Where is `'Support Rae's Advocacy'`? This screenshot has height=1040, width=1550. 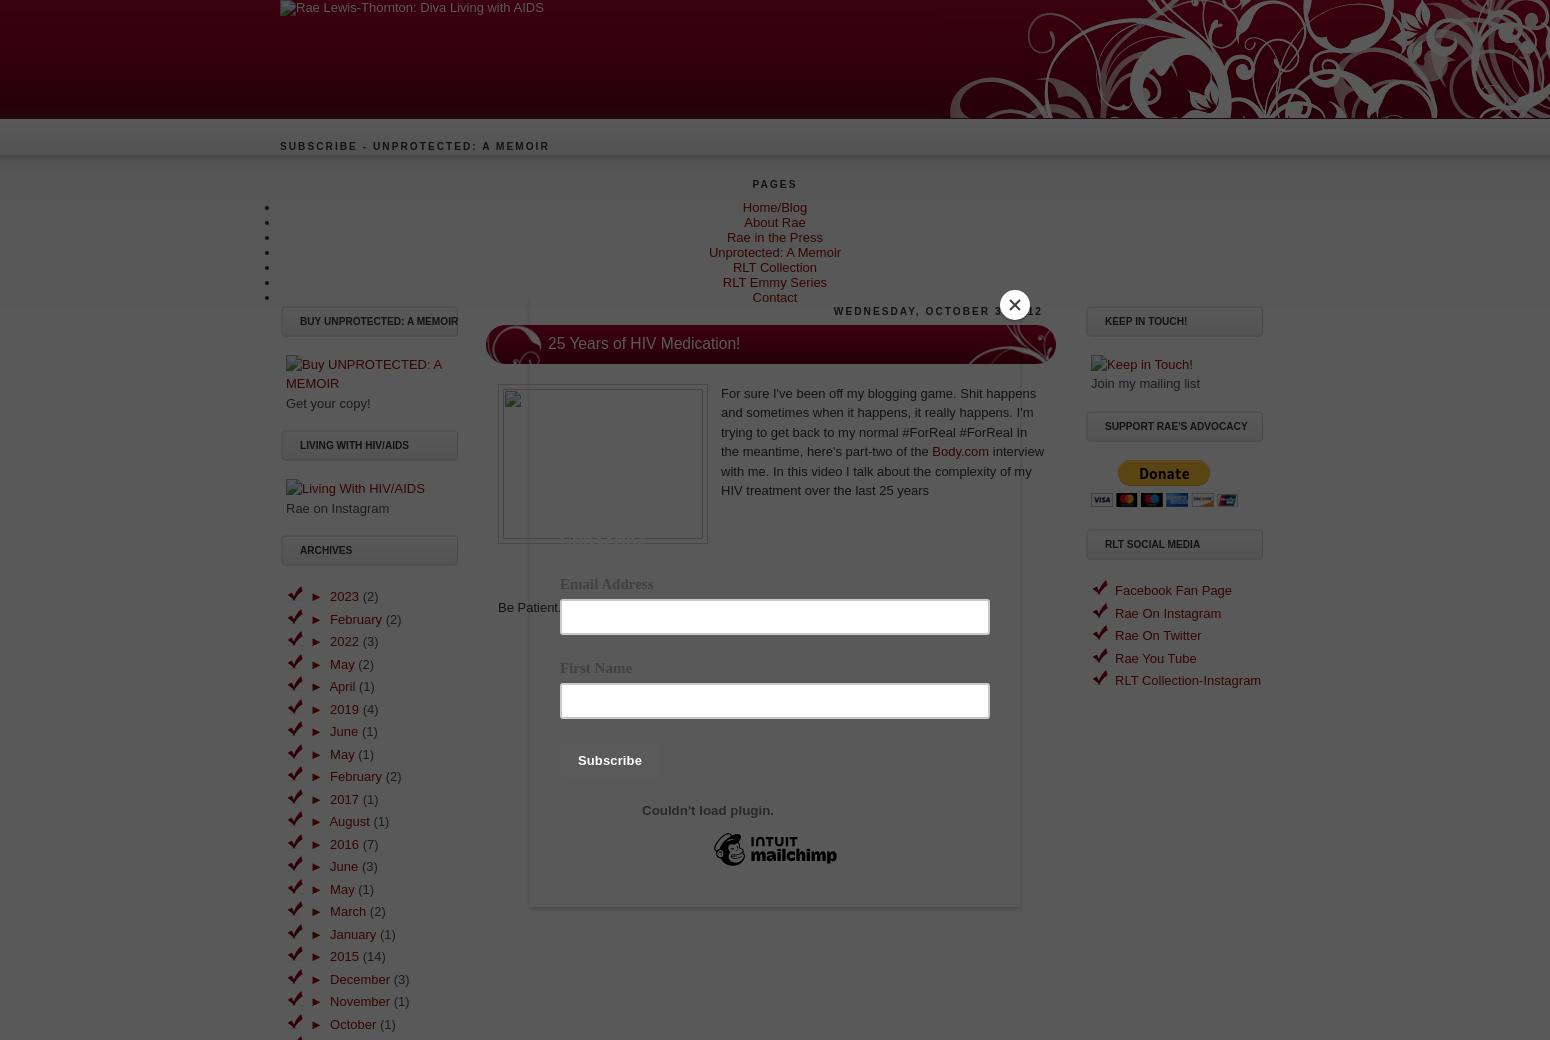 'Support Rae's Advocacy' is located at coordinates (1175, 425).